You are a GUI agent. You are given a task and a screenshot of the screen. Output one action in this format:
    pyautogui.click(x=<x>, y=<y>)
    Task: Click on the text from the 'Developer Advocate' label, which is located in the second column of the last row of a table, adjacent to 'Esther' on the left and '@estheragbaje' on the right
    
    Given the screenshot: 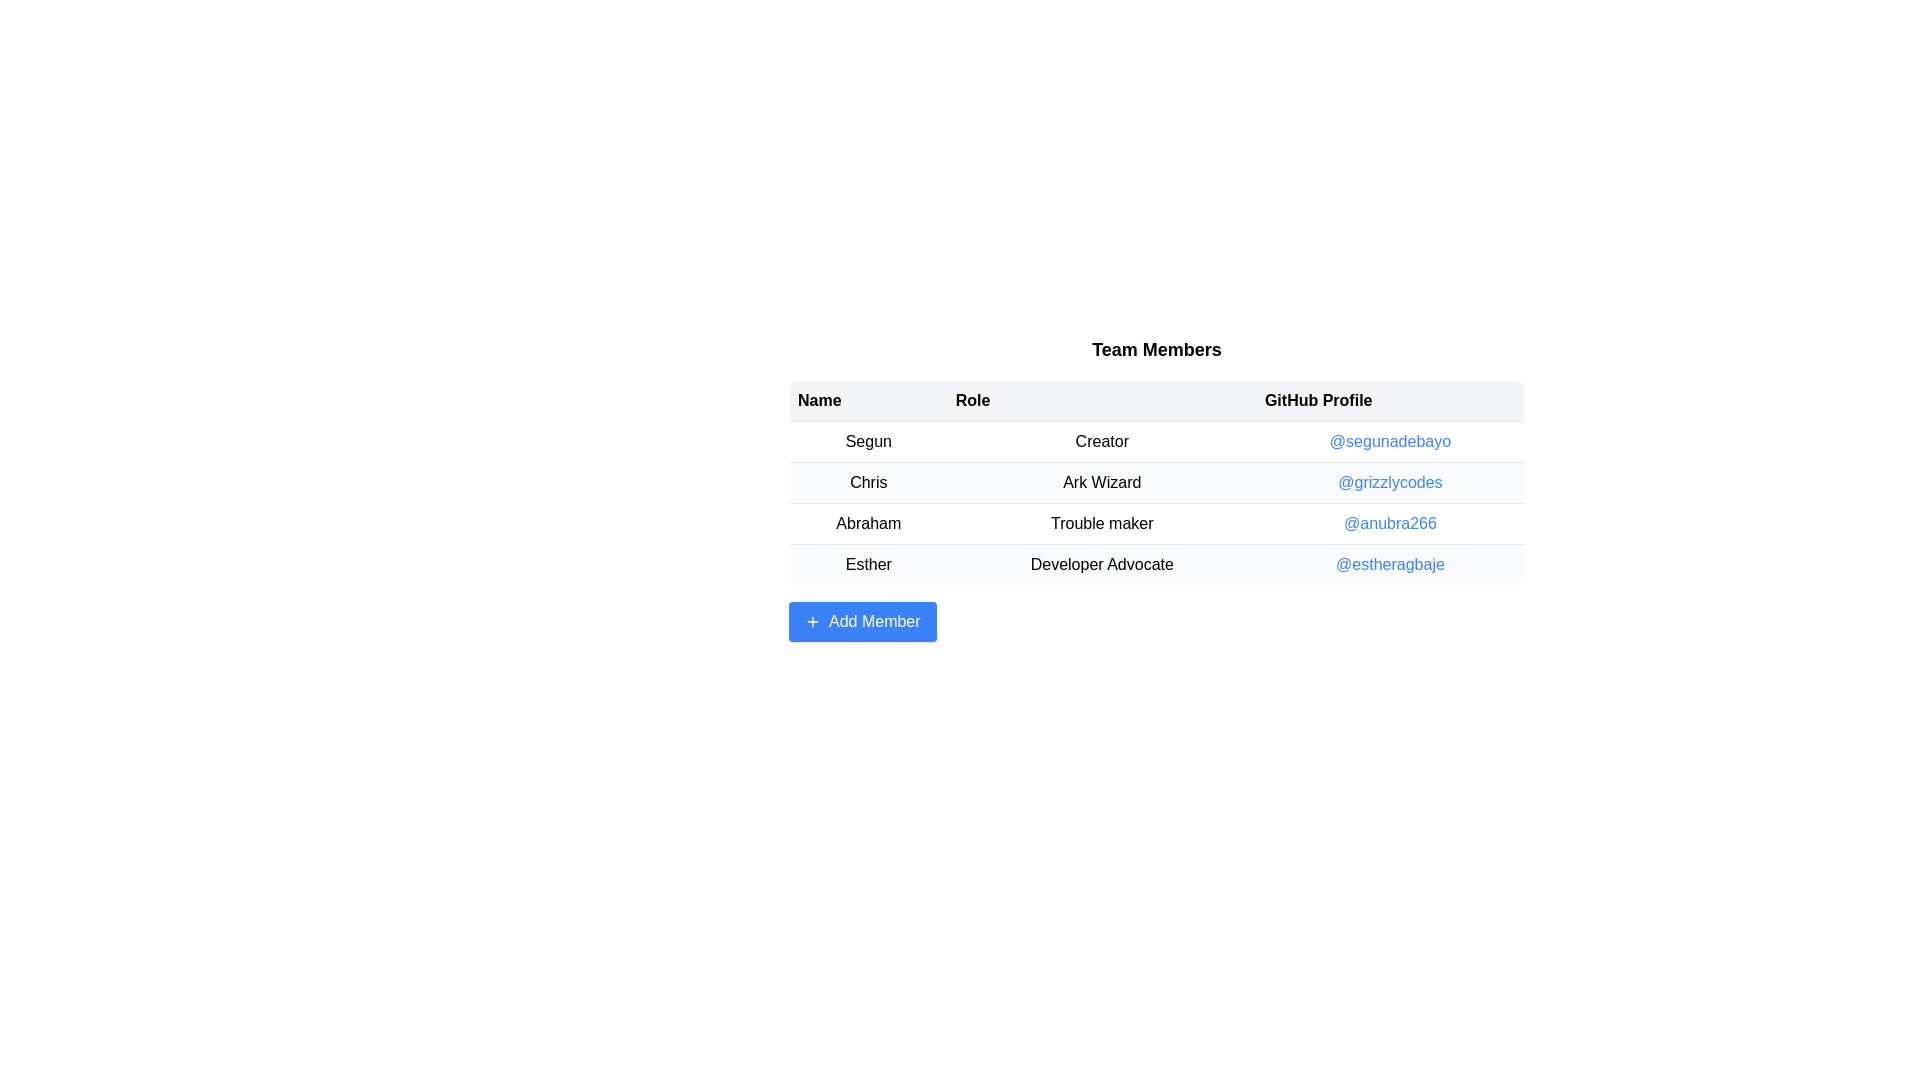 What is the action you would take?
    pyautogui.click(x=1101, y=564)
    